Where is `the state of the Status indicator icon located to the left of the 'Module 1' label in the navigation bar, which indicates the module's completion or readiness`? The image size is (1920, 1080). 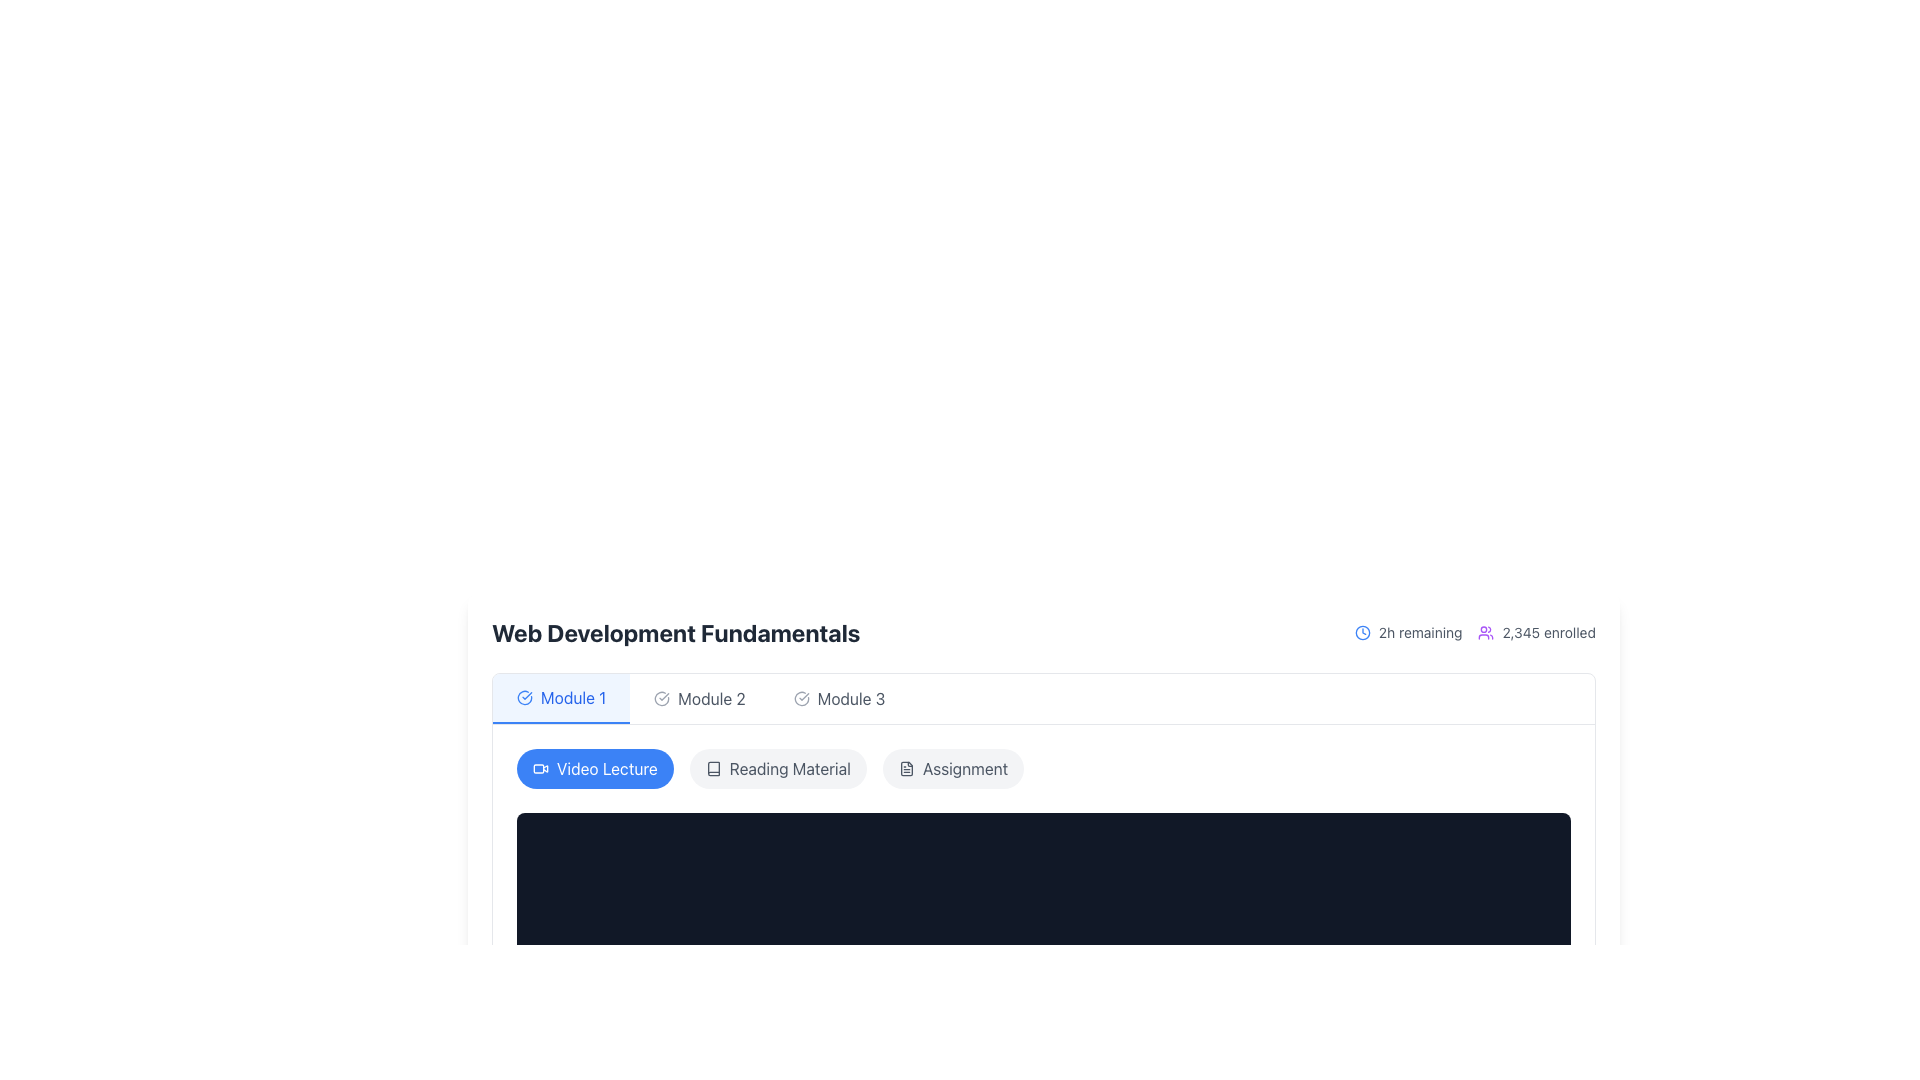 the state of the Status indicator icon located to the left of the 'Module 1' label in the navigation bar, which indicates the module's completion or readiness is located at coordinates (524, 697).